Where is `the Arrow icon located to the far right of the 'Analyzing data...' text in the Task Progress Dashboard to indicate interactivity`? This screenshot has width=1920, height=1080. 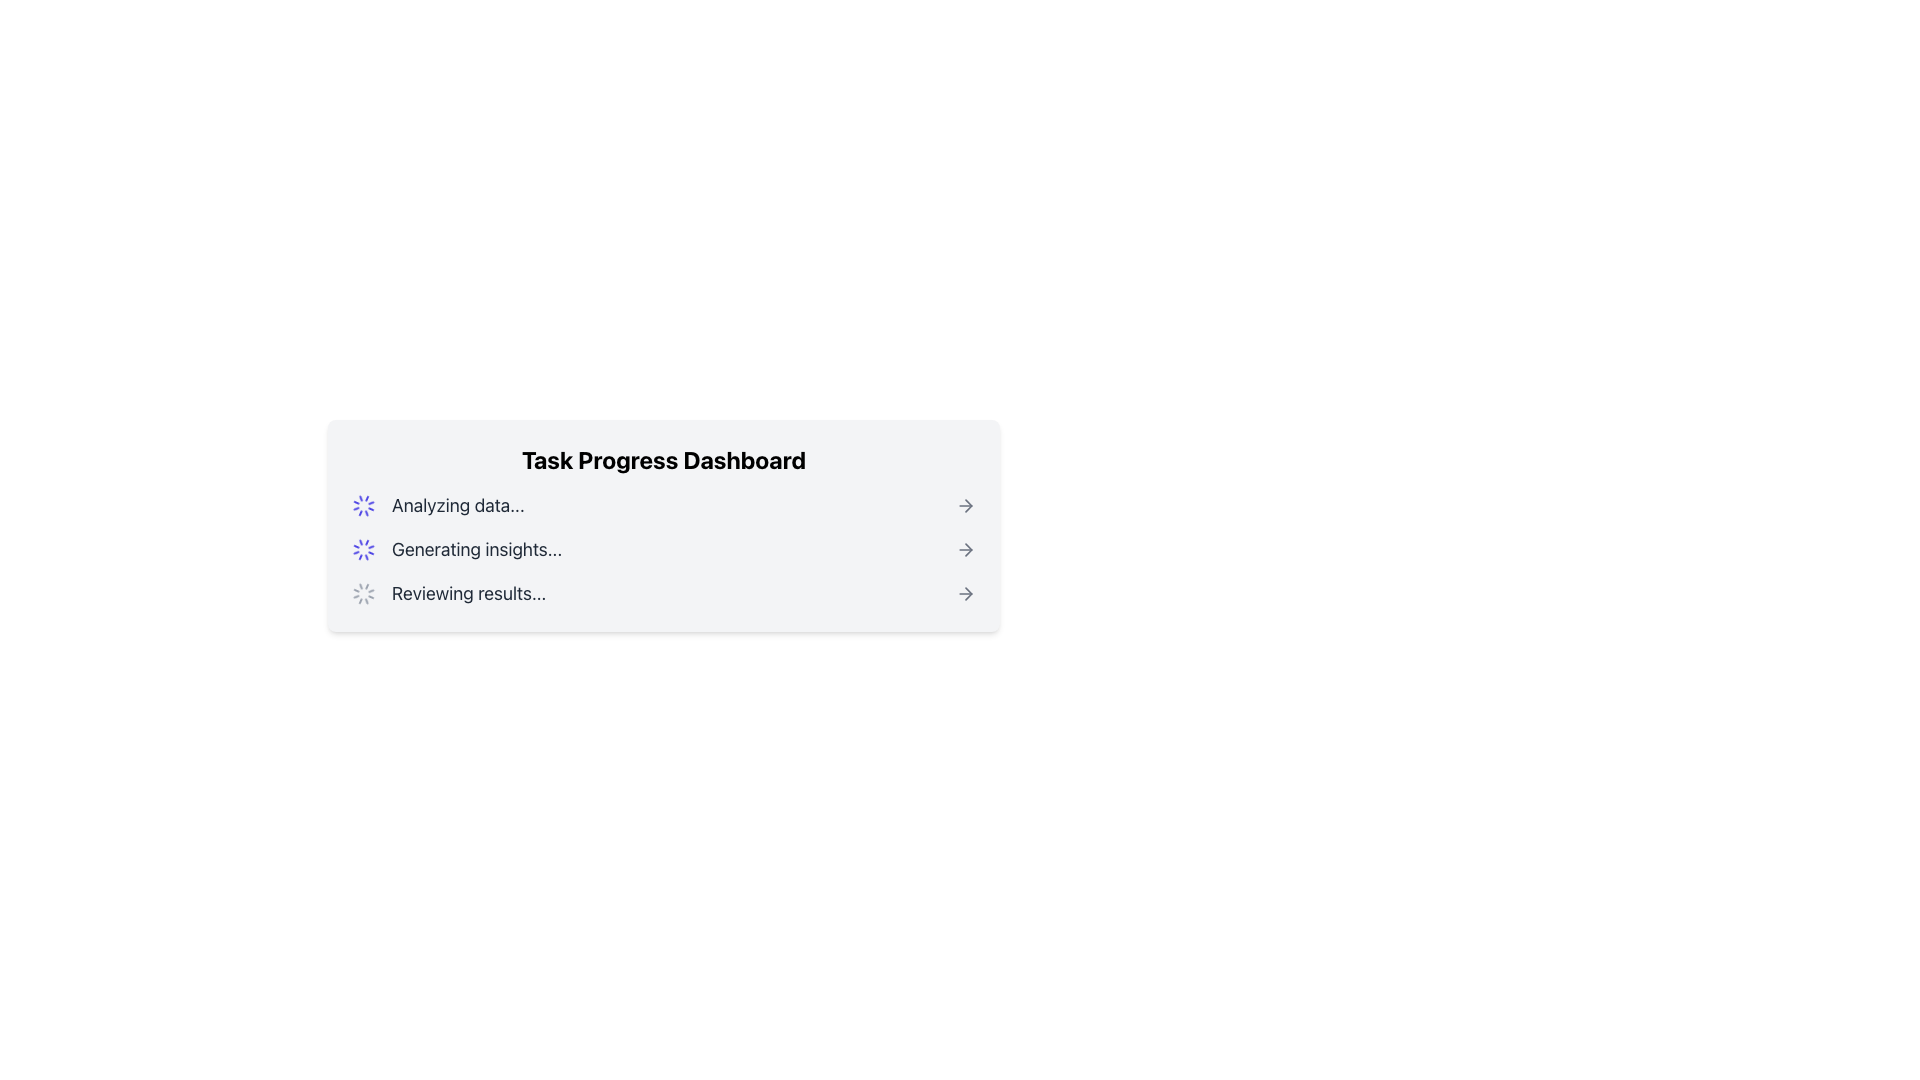 the Arrow icon located to the far right of the 'Analyzing data...' text in the Task Progress Dashboard to indicate interactivity is located at coordinates (965, 504).